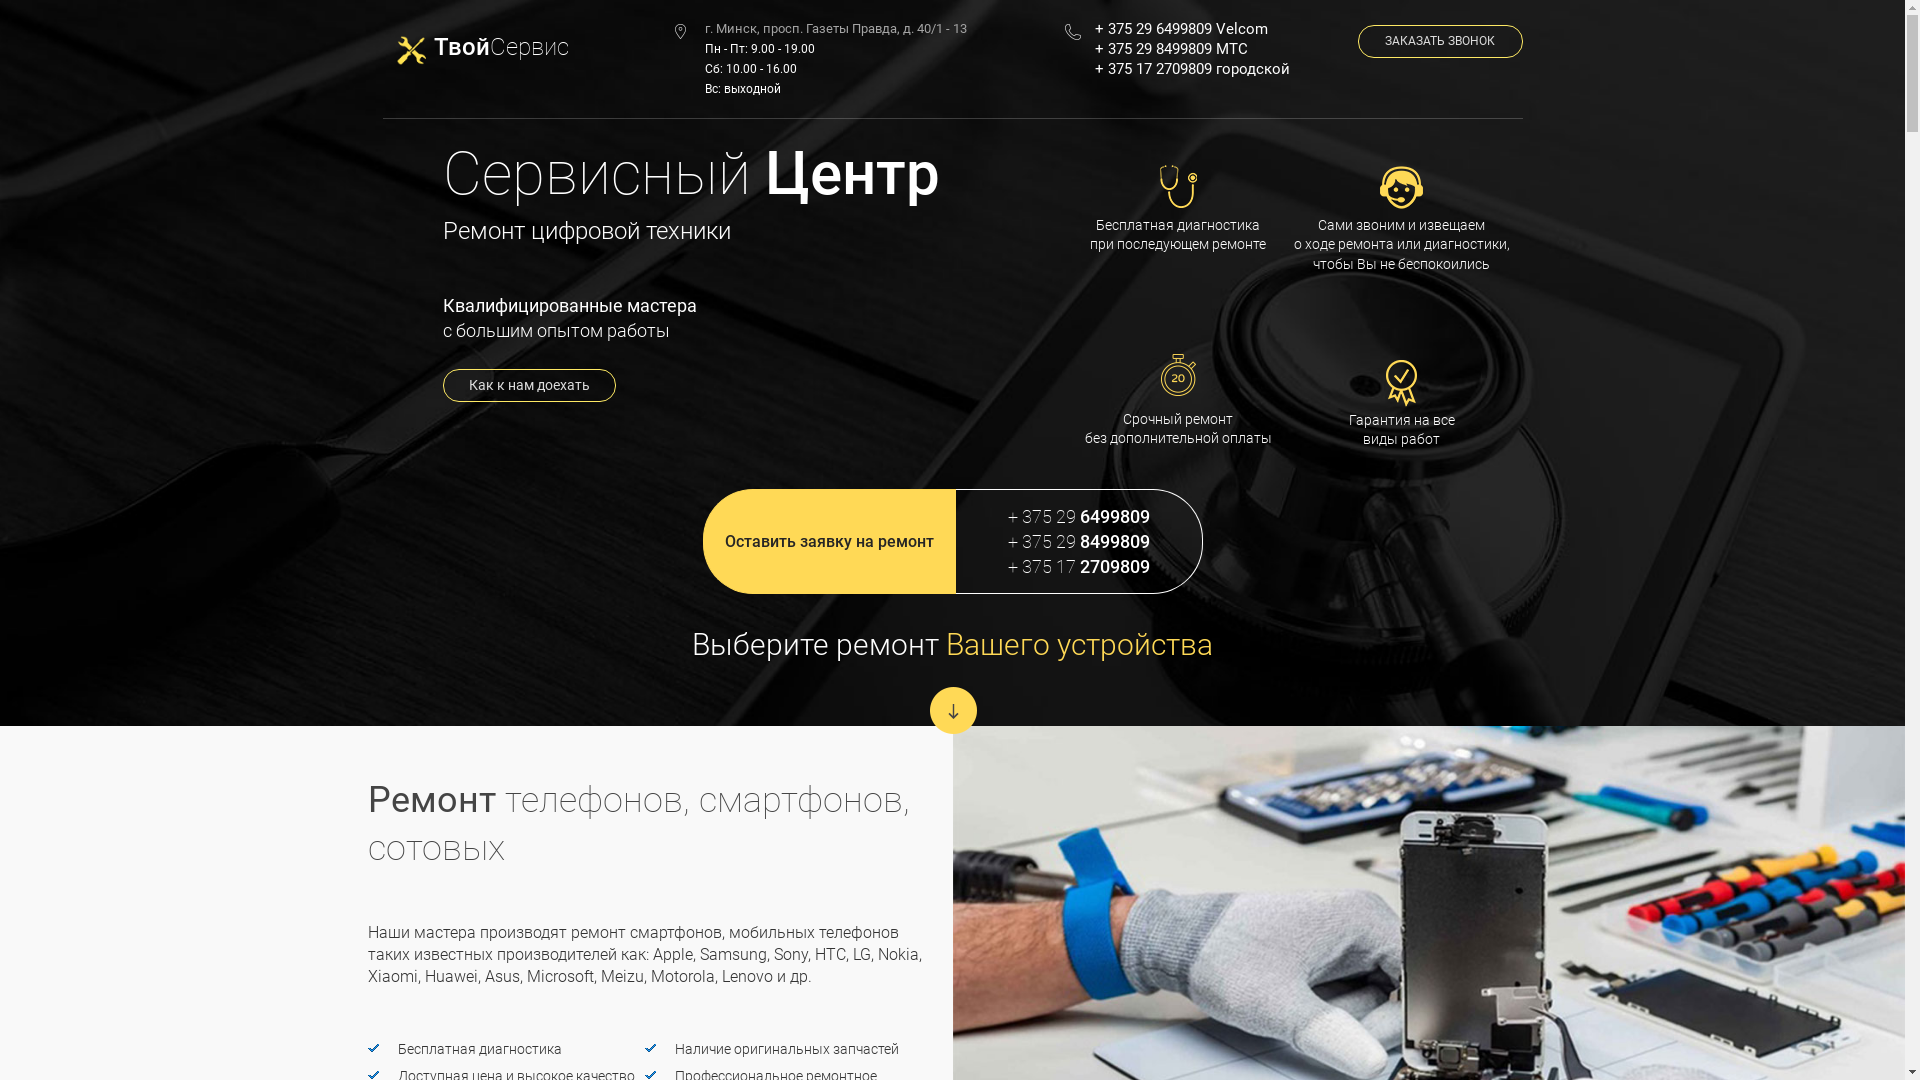  Describe the element at coordinates (1210, 48) in the screenshot. I see `'+ 375 29 8499809 MTC'` at that location.